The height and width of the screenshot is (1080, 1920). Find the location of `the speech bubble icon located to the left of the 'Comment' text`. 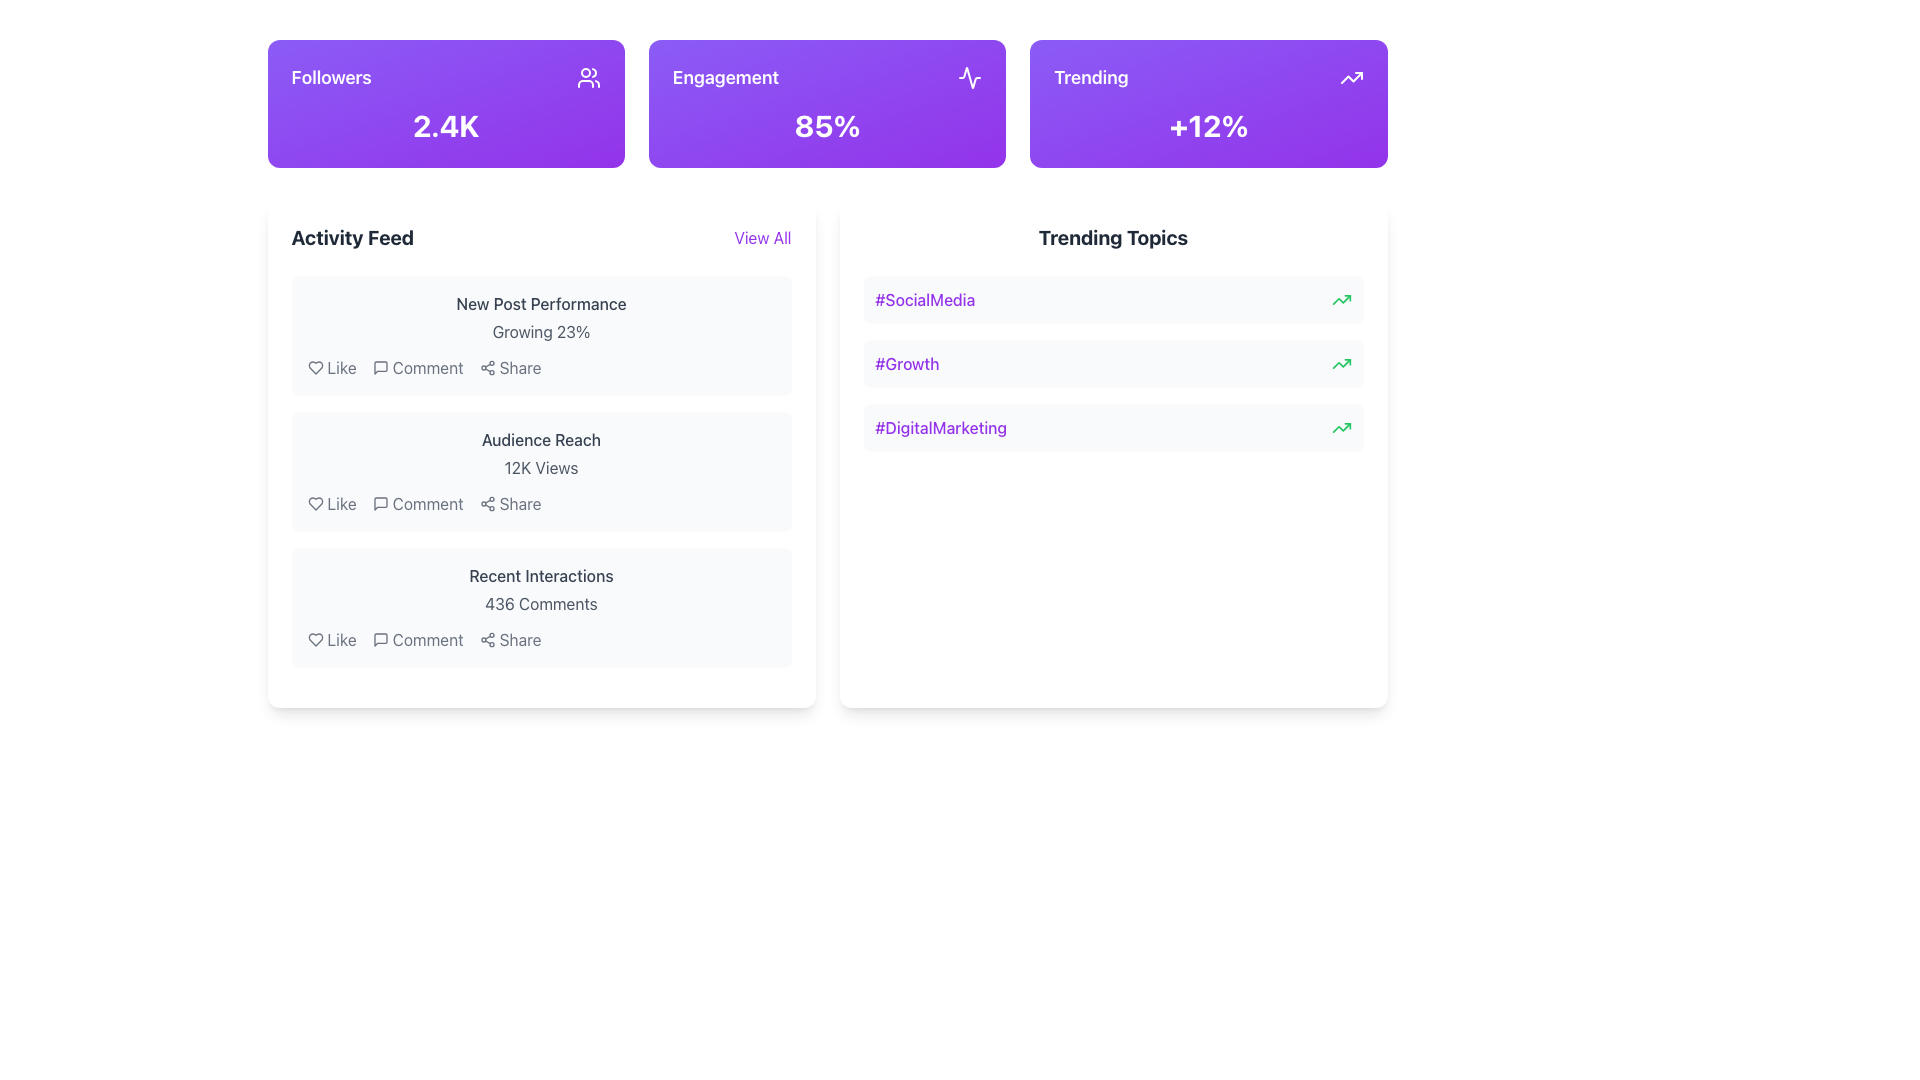

the speech bubble icon located to the left of the 'Comment' text is located at coordinates (380, 503).